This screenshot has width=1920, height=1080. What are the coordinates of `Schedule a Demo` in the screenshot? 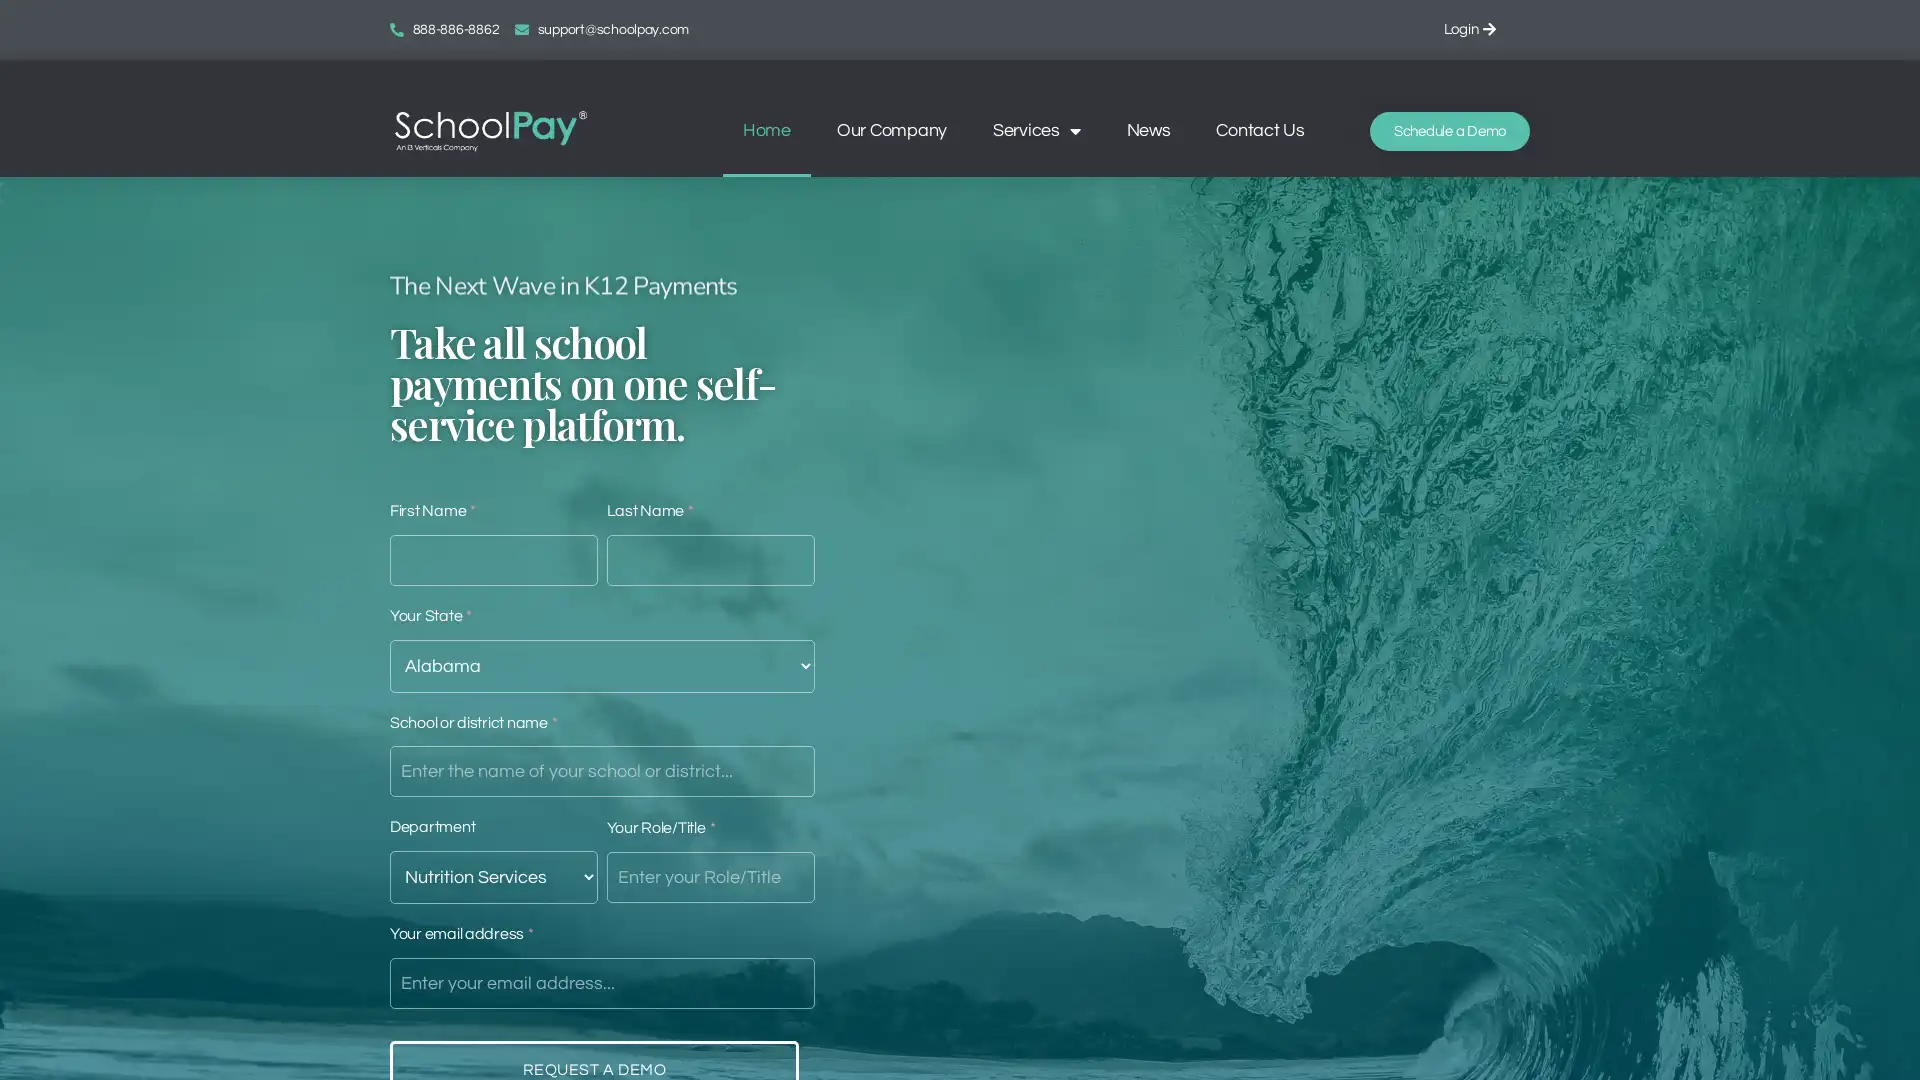 It's located at (1449, 130).